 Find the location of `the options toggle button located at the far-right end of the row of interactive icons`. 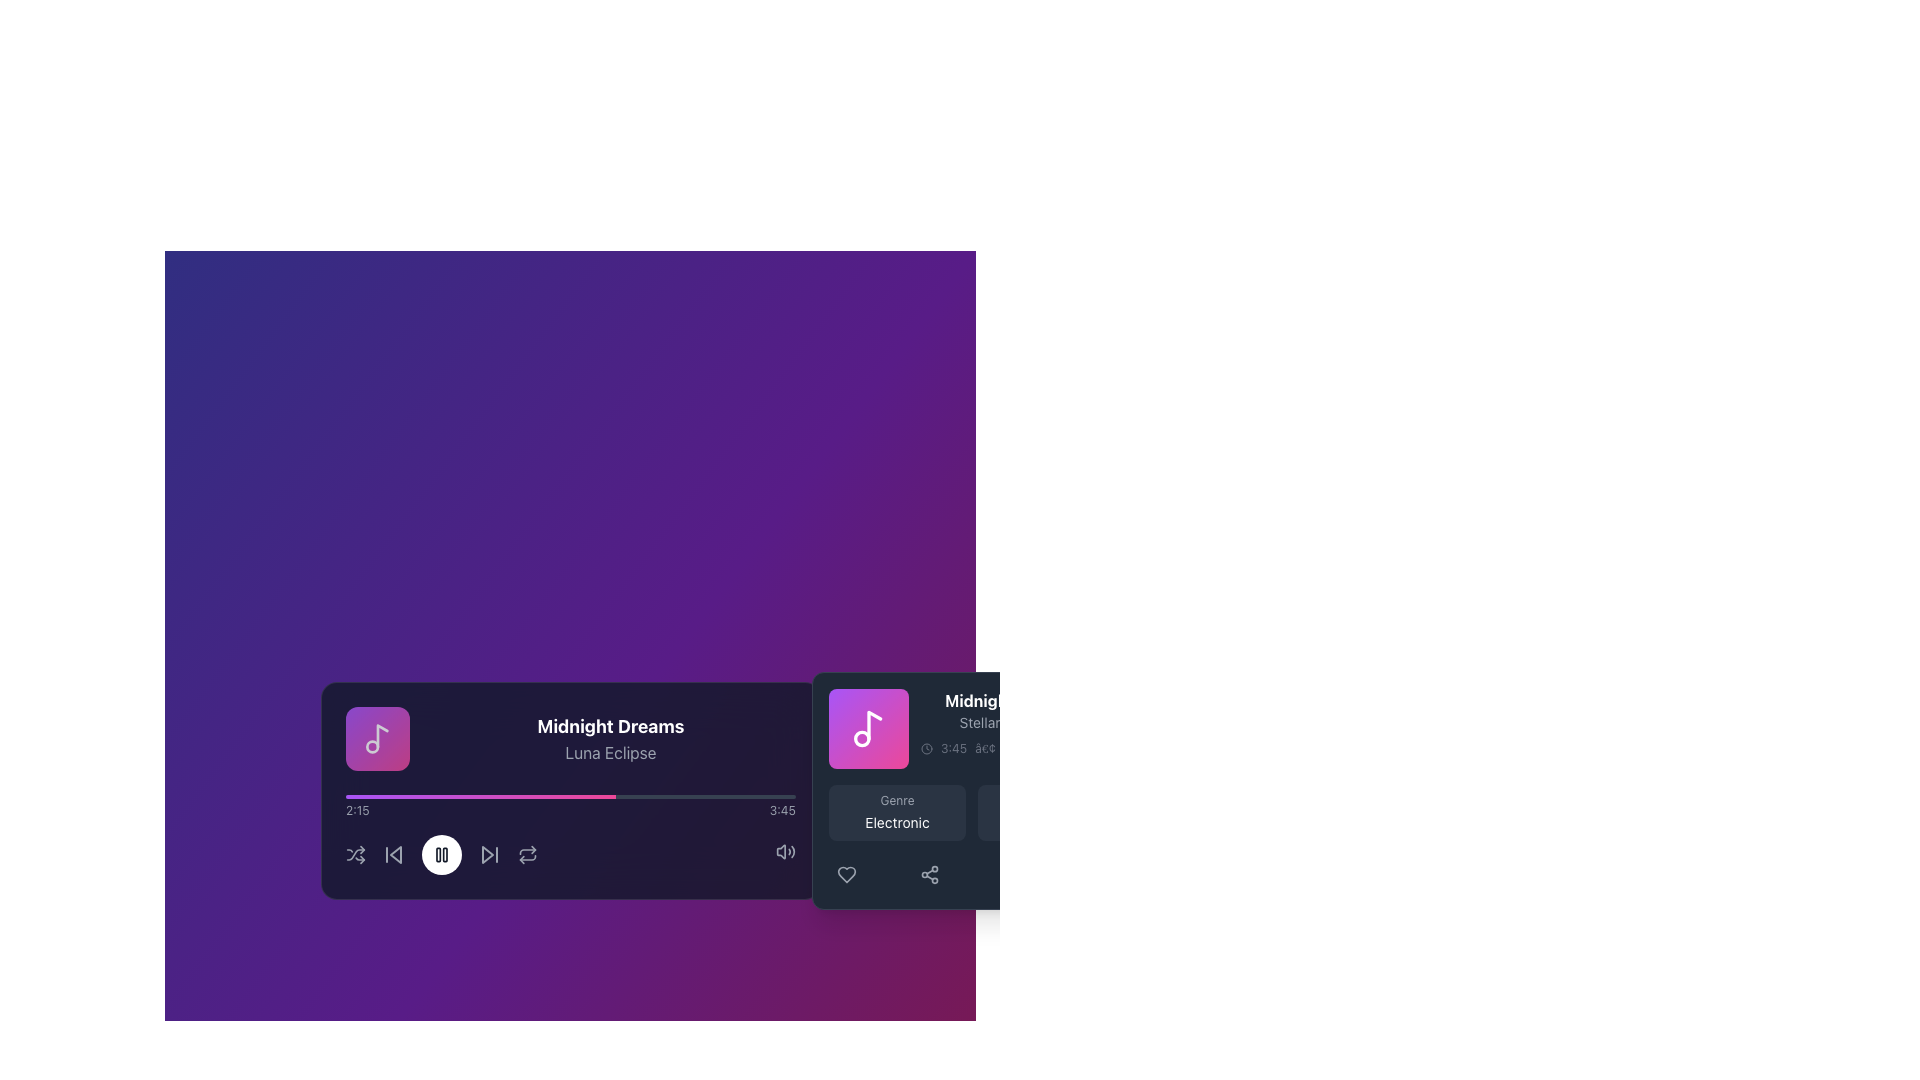

the options toggle button located at the far-right end of the row of interactive icons is located at coordinates (1013, 874).